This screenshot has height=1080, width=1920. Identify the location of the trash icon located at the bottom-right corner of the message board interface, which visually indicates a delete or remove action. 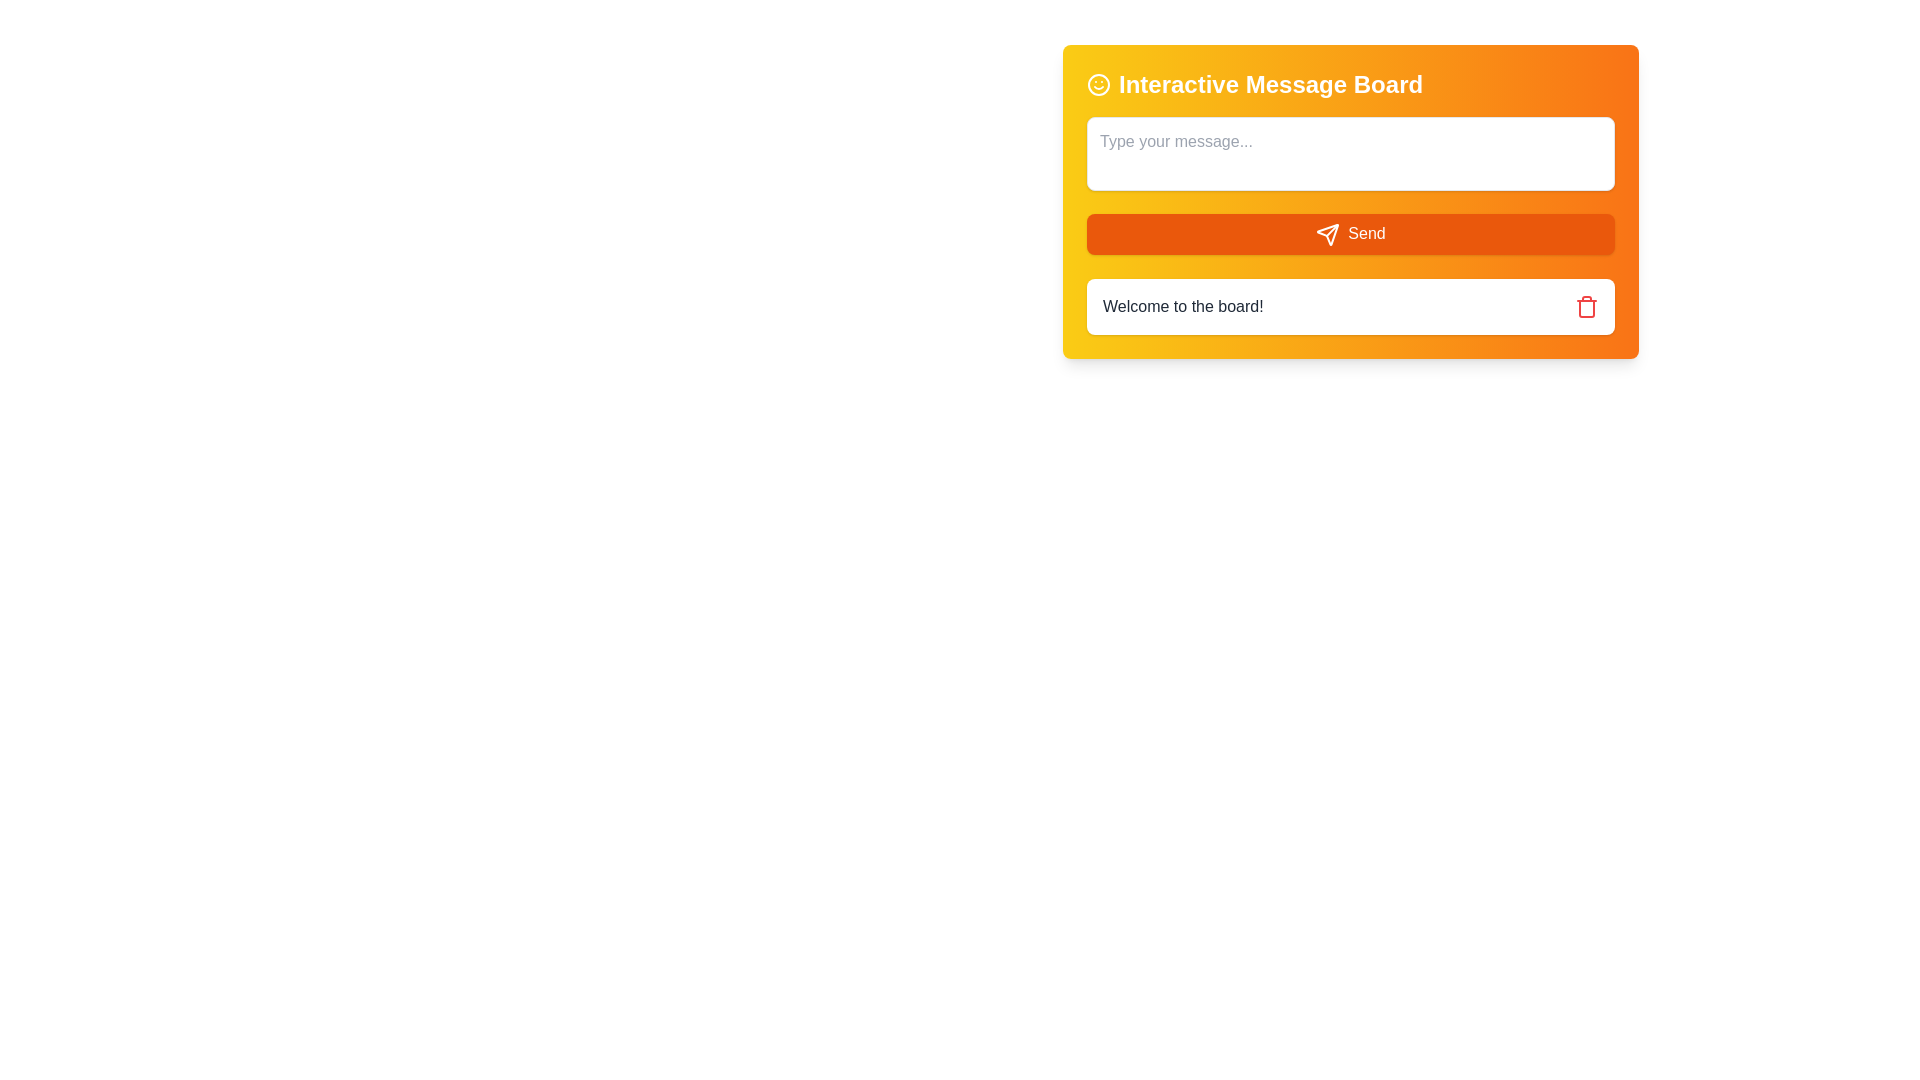
(1586, 308).